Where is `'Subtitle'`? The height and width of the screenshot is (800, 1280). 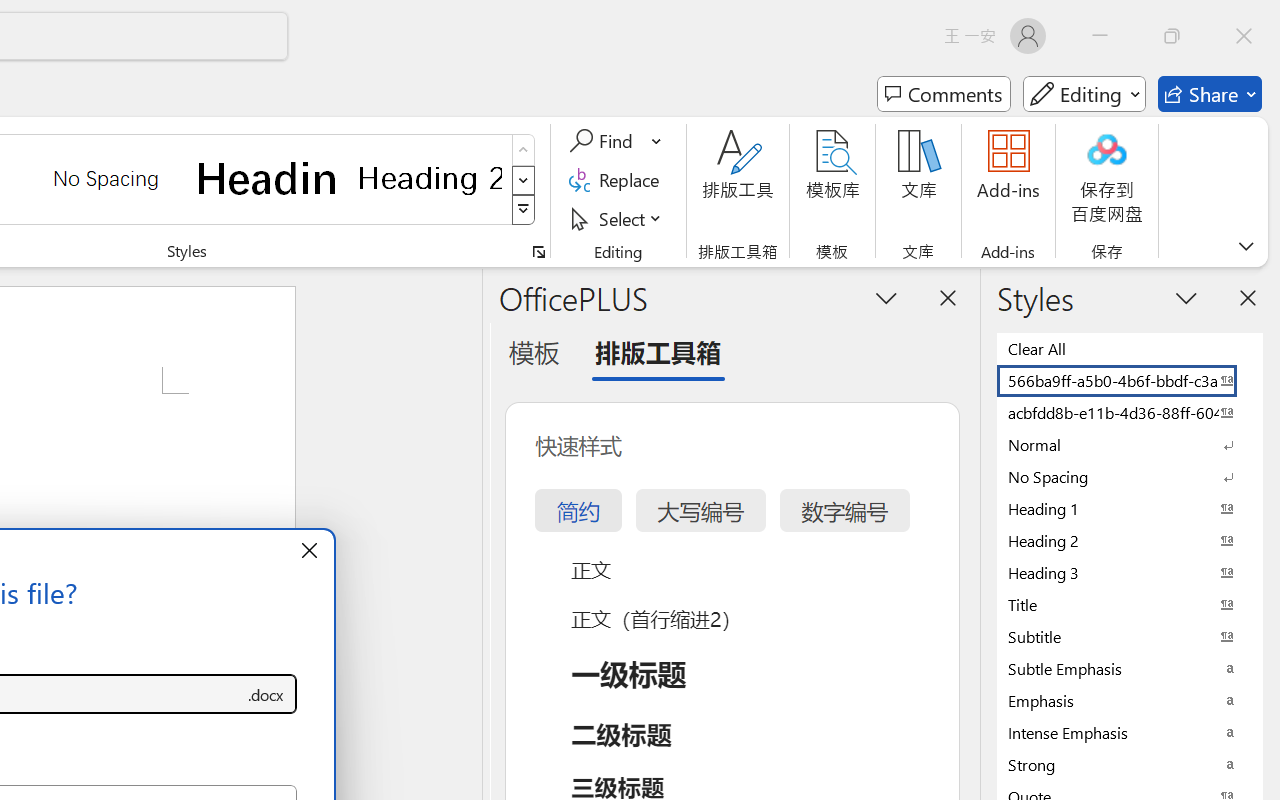
'Subtitle' is located at coordinates (1130, 635).